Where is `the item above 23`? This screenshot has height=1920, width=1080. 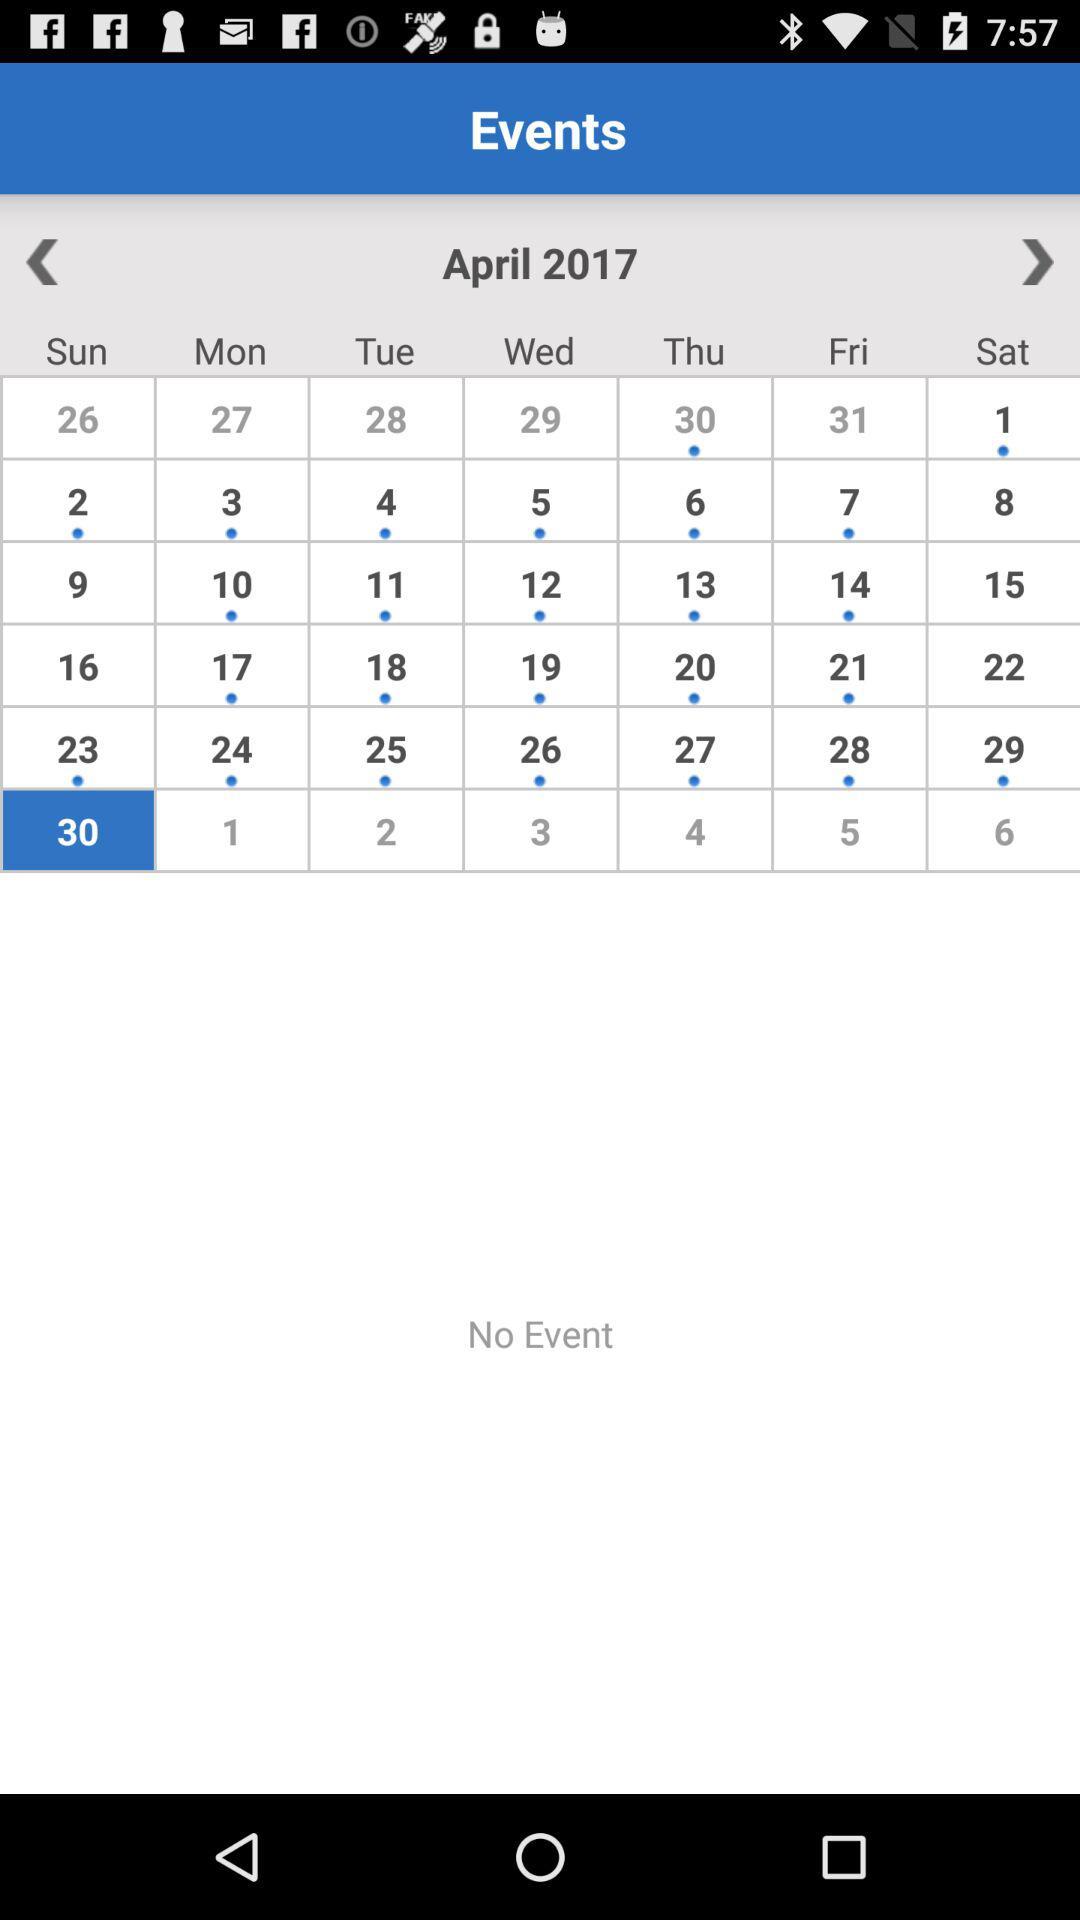
the item above 23 is located at coordinates (77, 665).